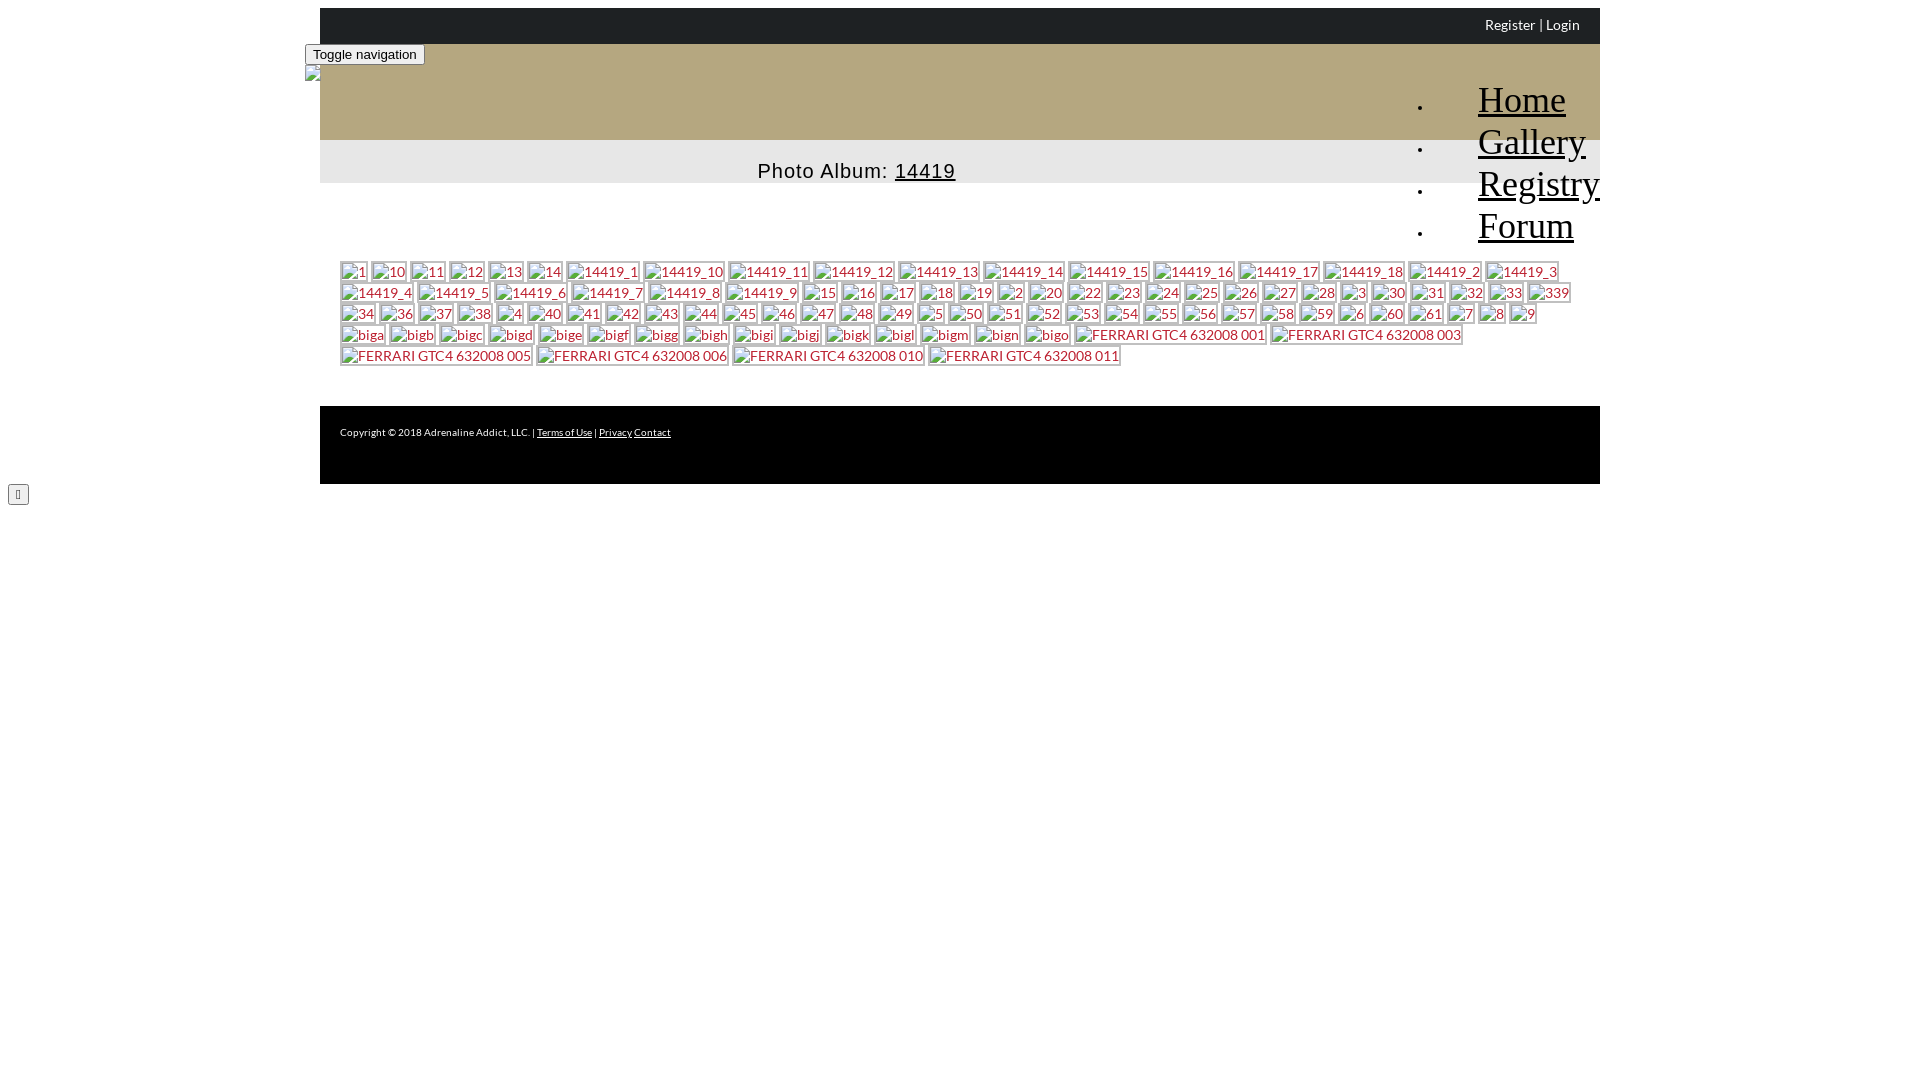  I want to click on 'bigg (click to enlarge)', so click(657, 333).